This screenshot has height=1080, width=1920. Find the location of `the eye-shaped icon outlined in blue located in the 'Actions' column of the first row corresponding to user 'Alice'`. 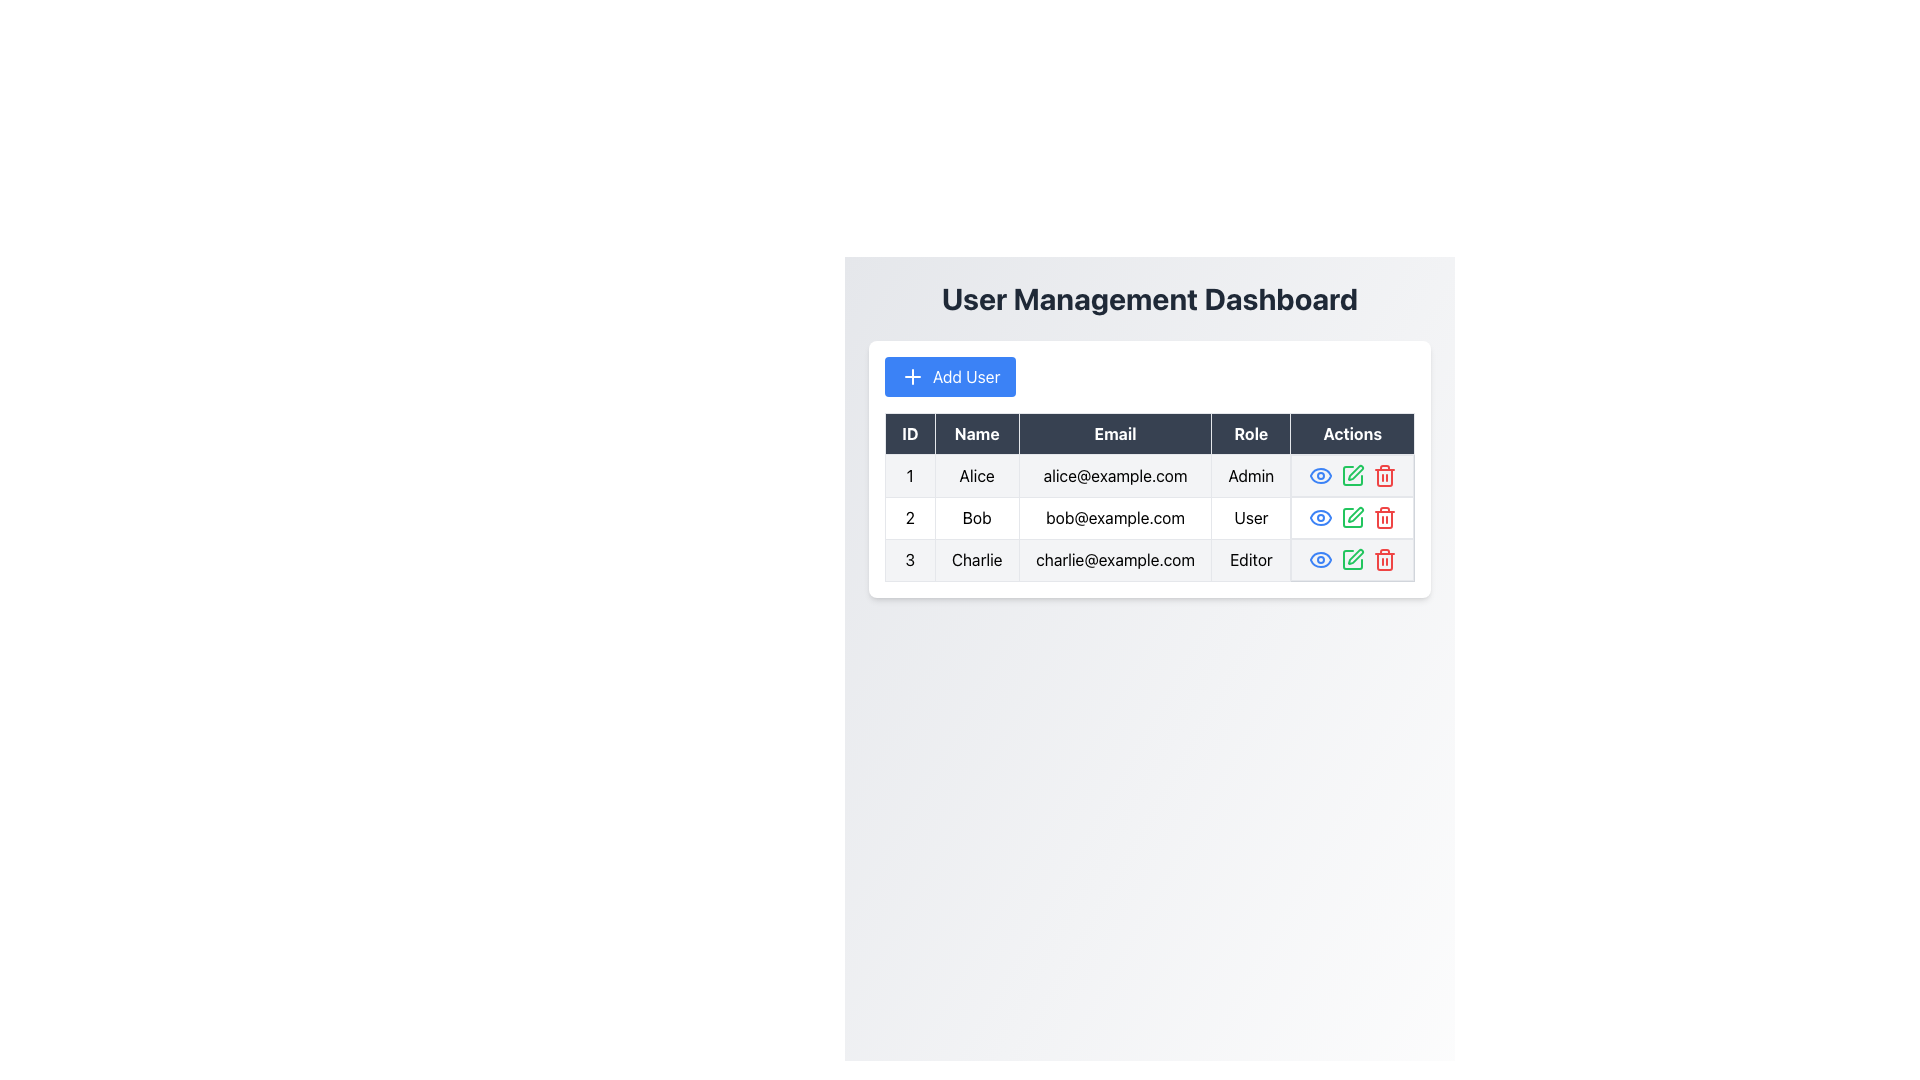

the eye-shaped icon outlined in blue located in the 'Actions' column of the first row corresponding to user 'Alice' is located at coordinates (1320, 475).